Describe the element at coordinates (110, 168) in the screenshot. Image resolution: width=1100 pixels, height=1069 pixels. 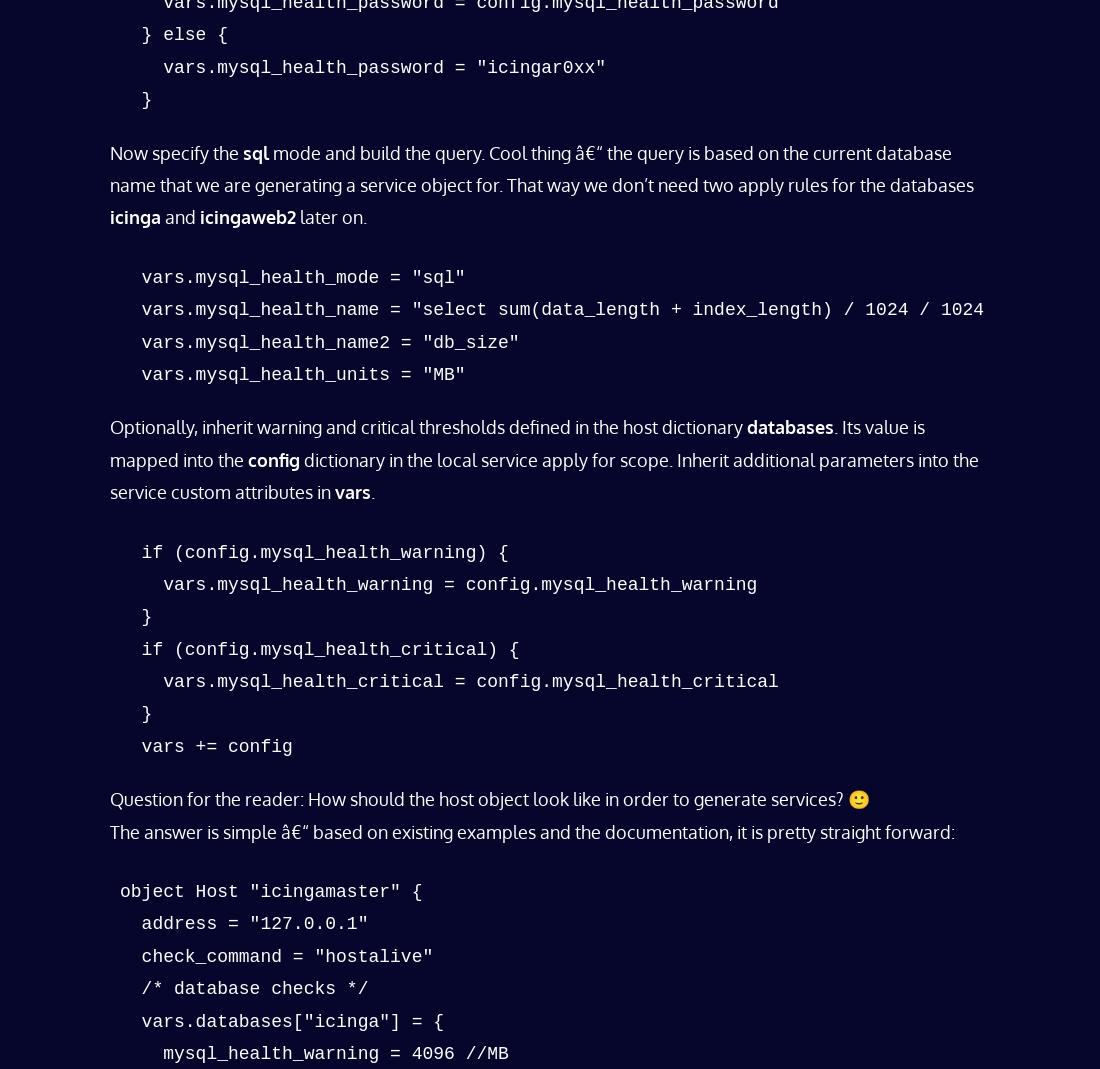
I see `'mode and build the query. Cool thing â€“ the query is based on the current database name that we are generating a service object for. That way we don’t need two apply rules for the databases'` at that location.